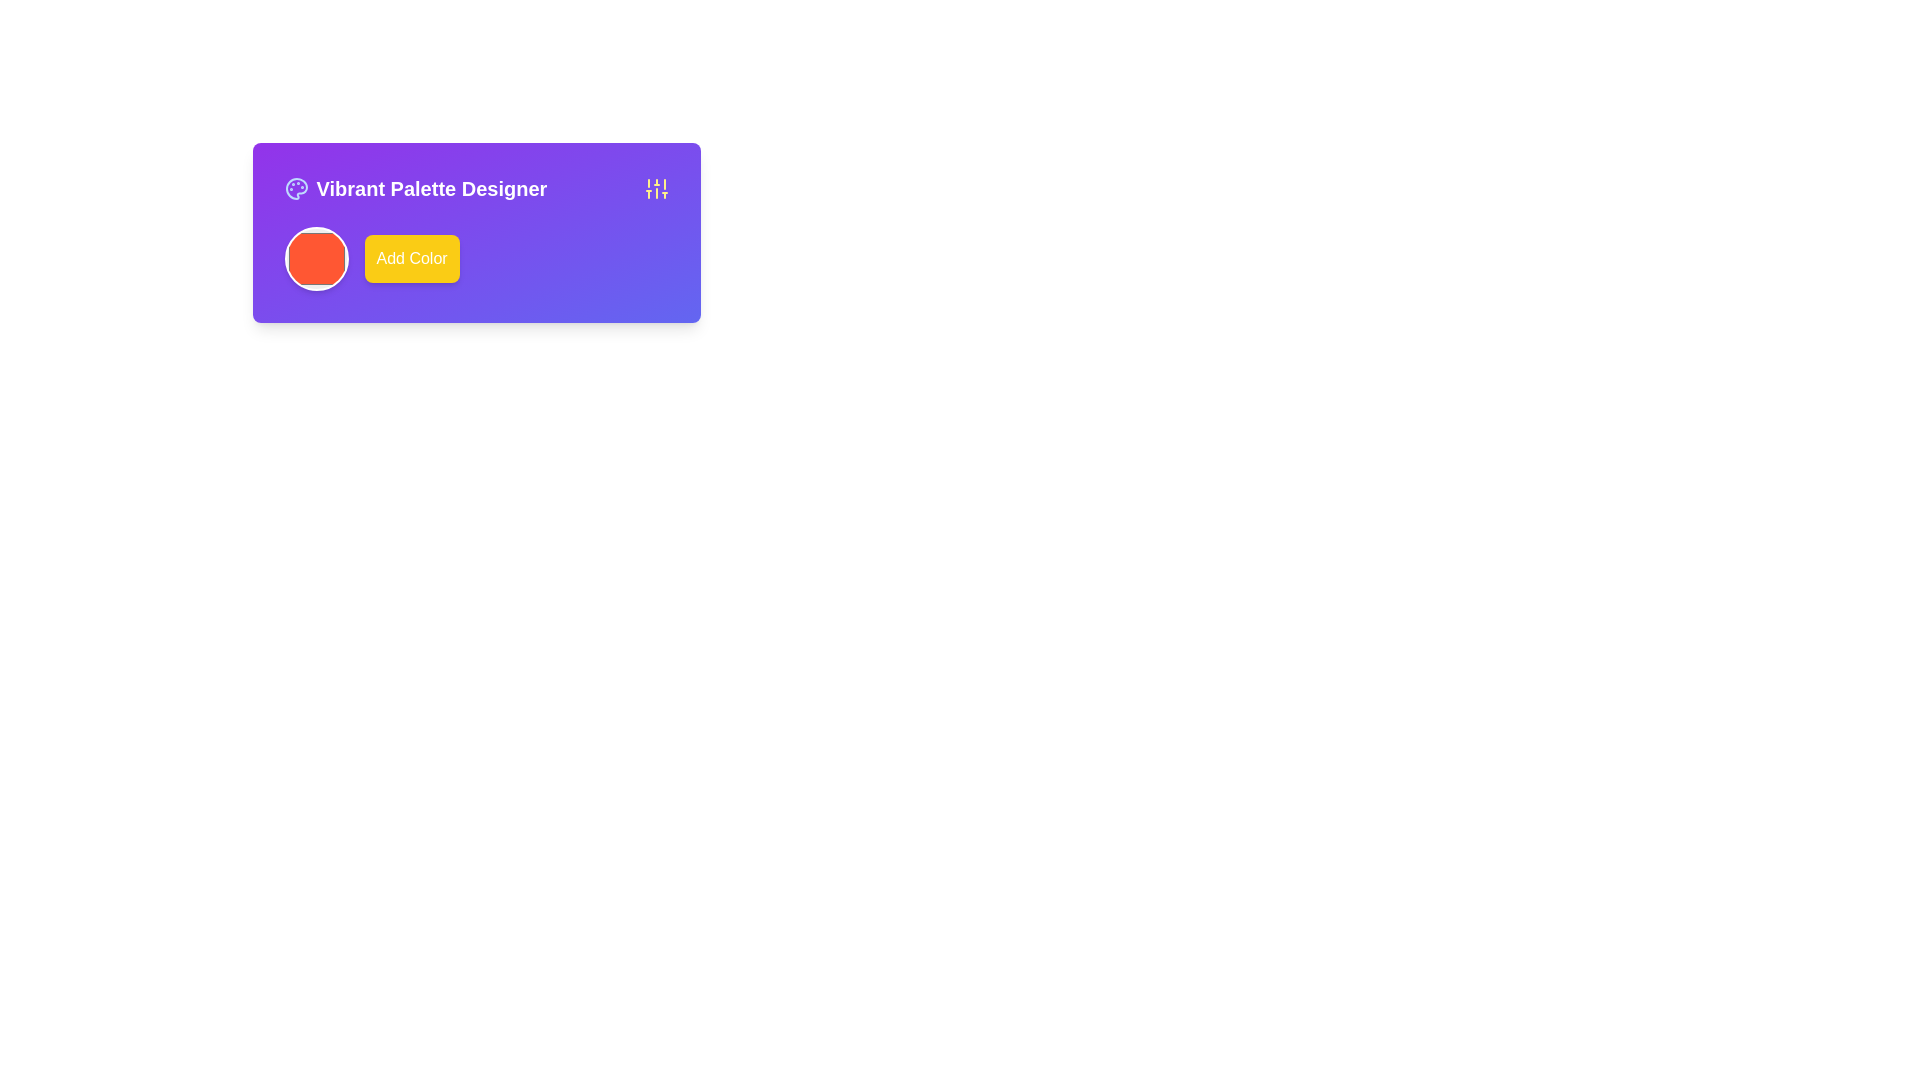  Describe the element at coordinates (656, 189) in the screenshot. I see `the vertically oriented sliders icon styled with a yellow hue, located in the top-right corner of the header section next to the text 'Vibrant Palette Designer'` at that location.